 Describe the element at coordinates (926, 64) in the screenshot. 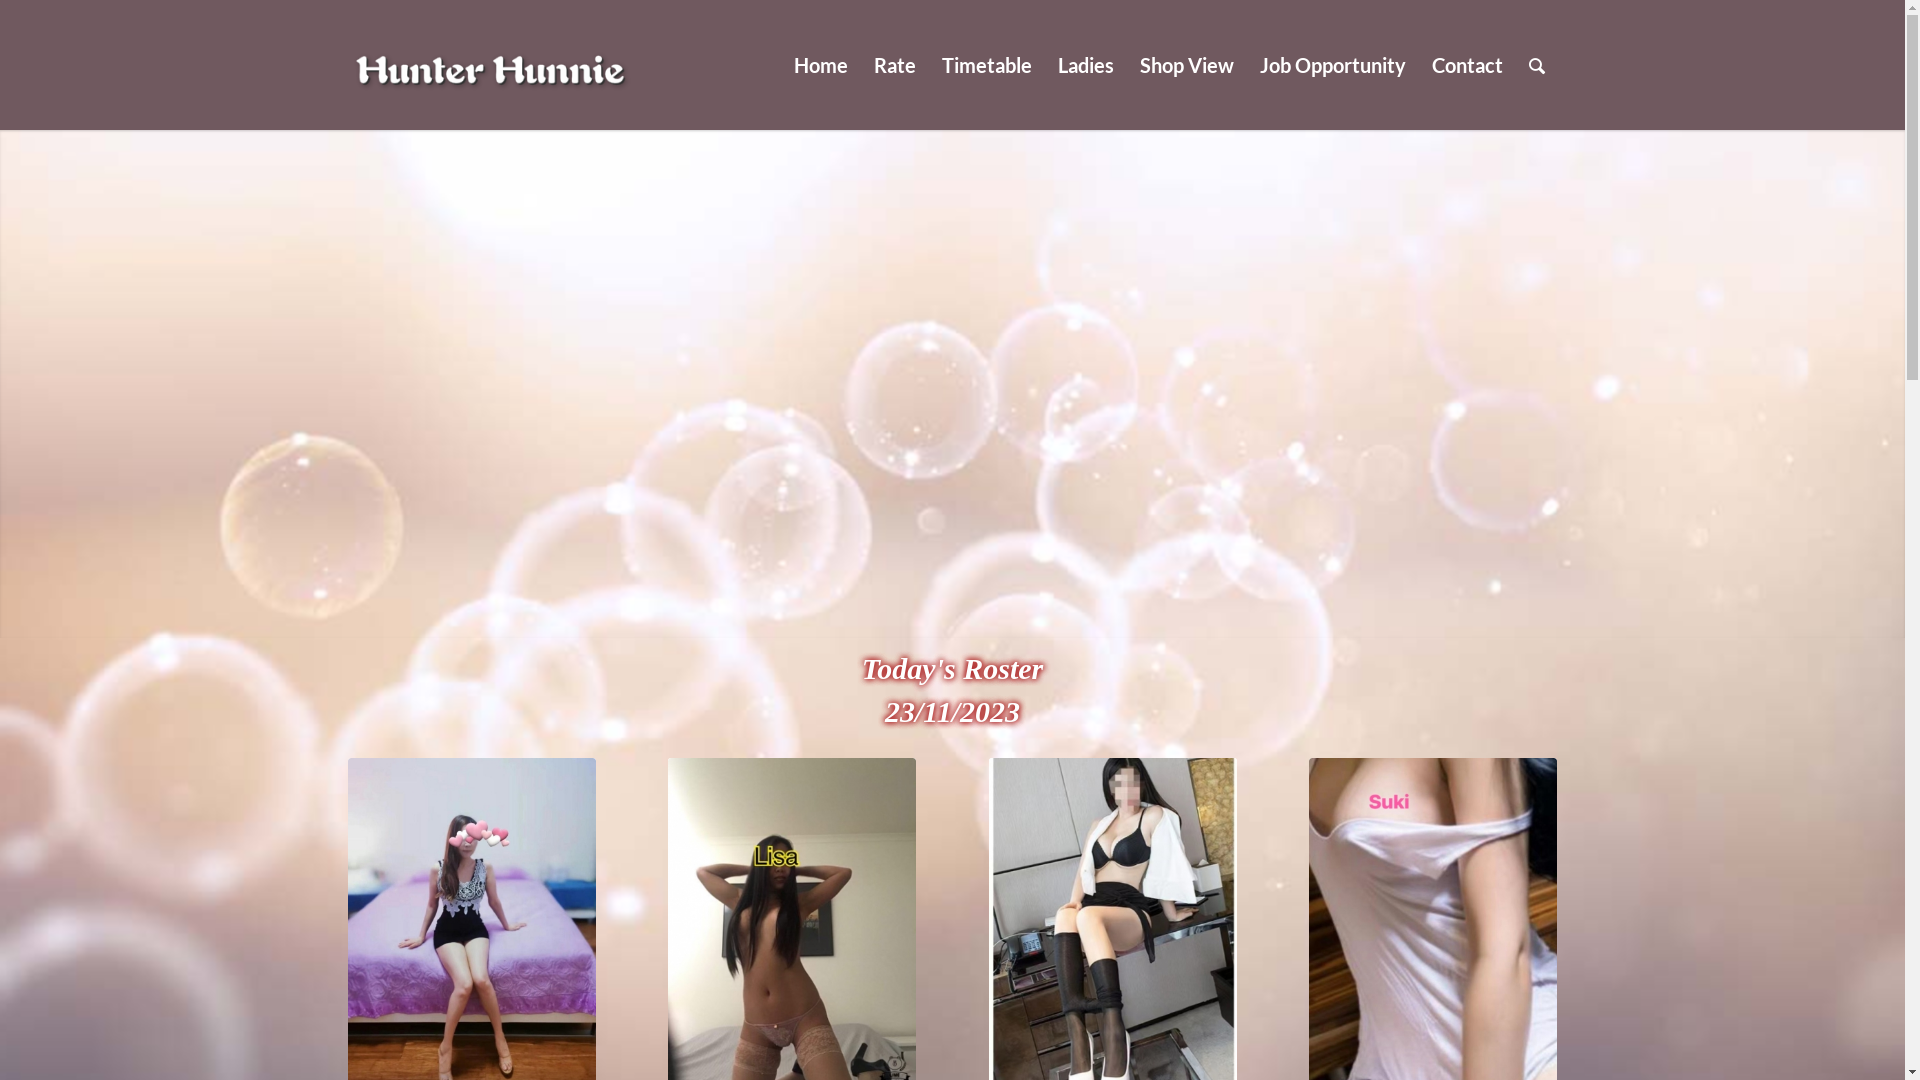

I see `'Timetable'` at that location.